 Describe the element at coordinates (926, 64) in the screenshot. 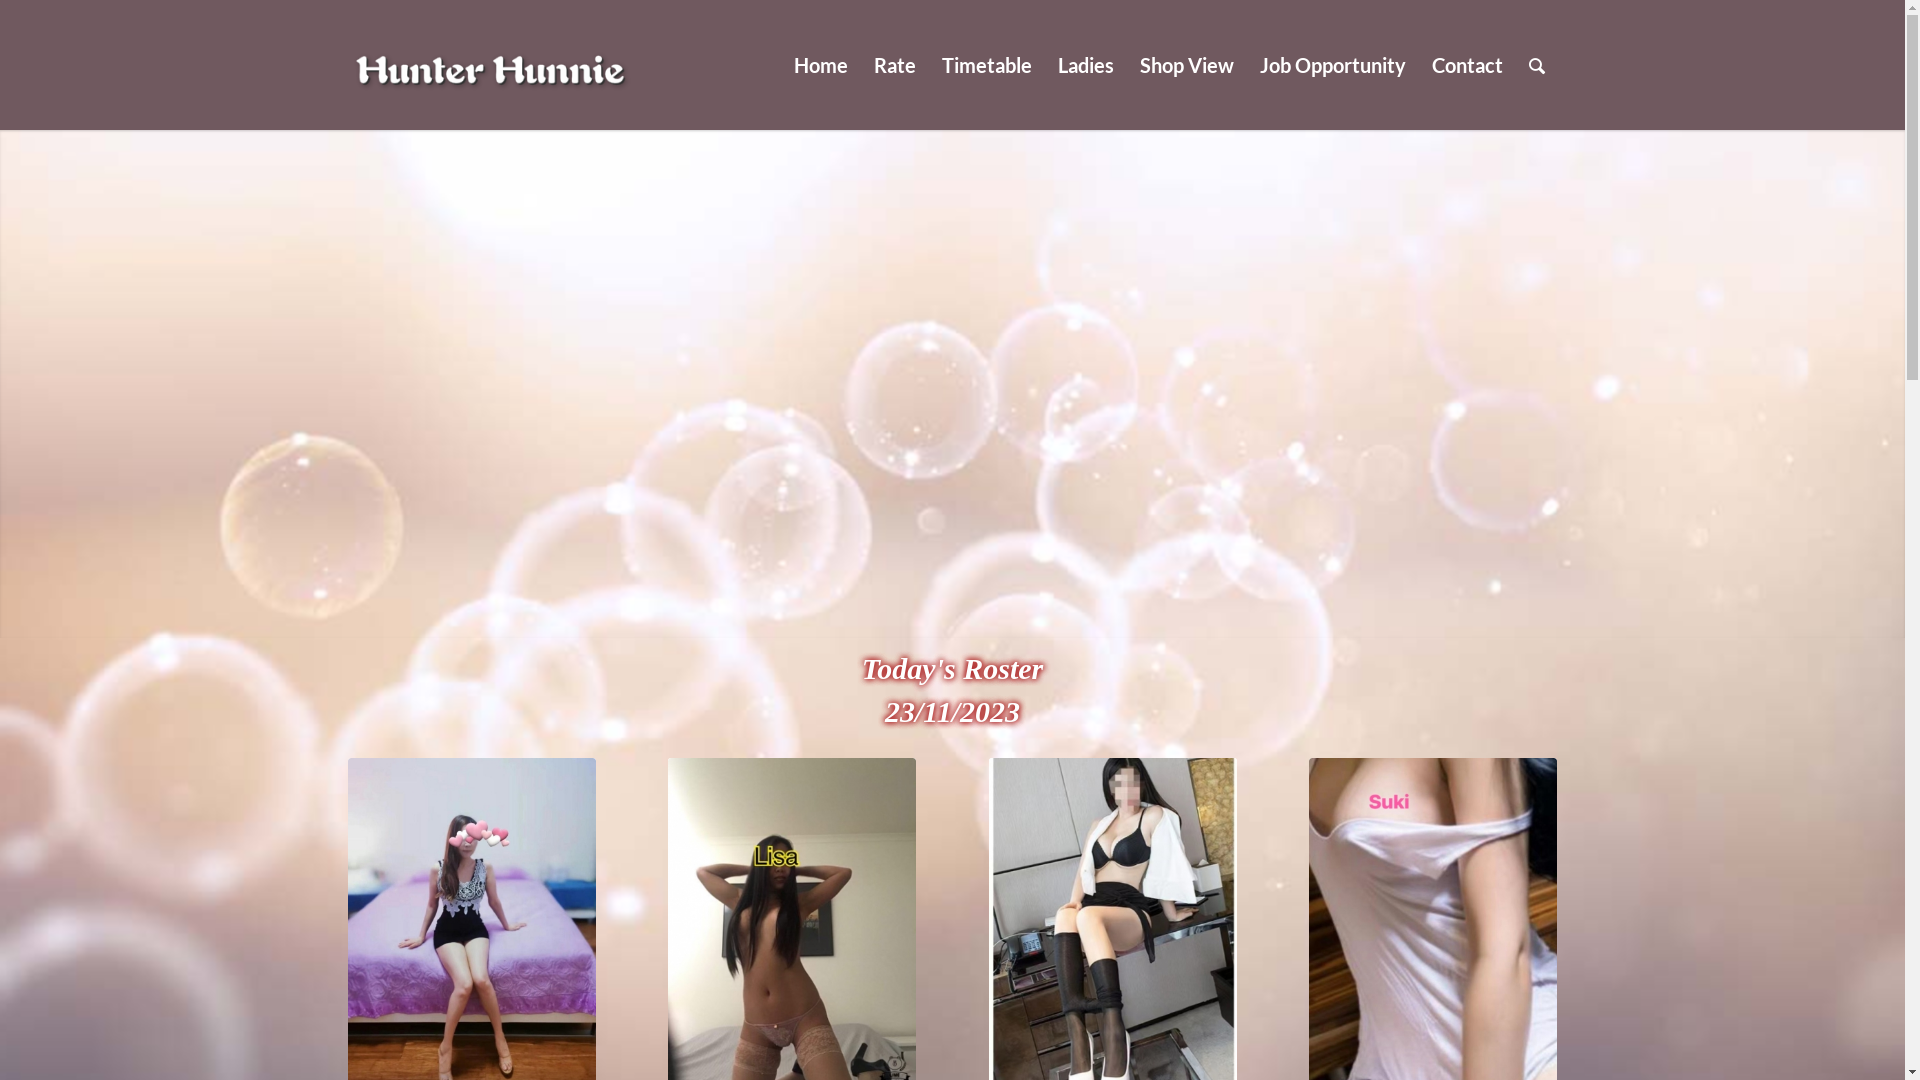

I see `'Timetable'` at that location.